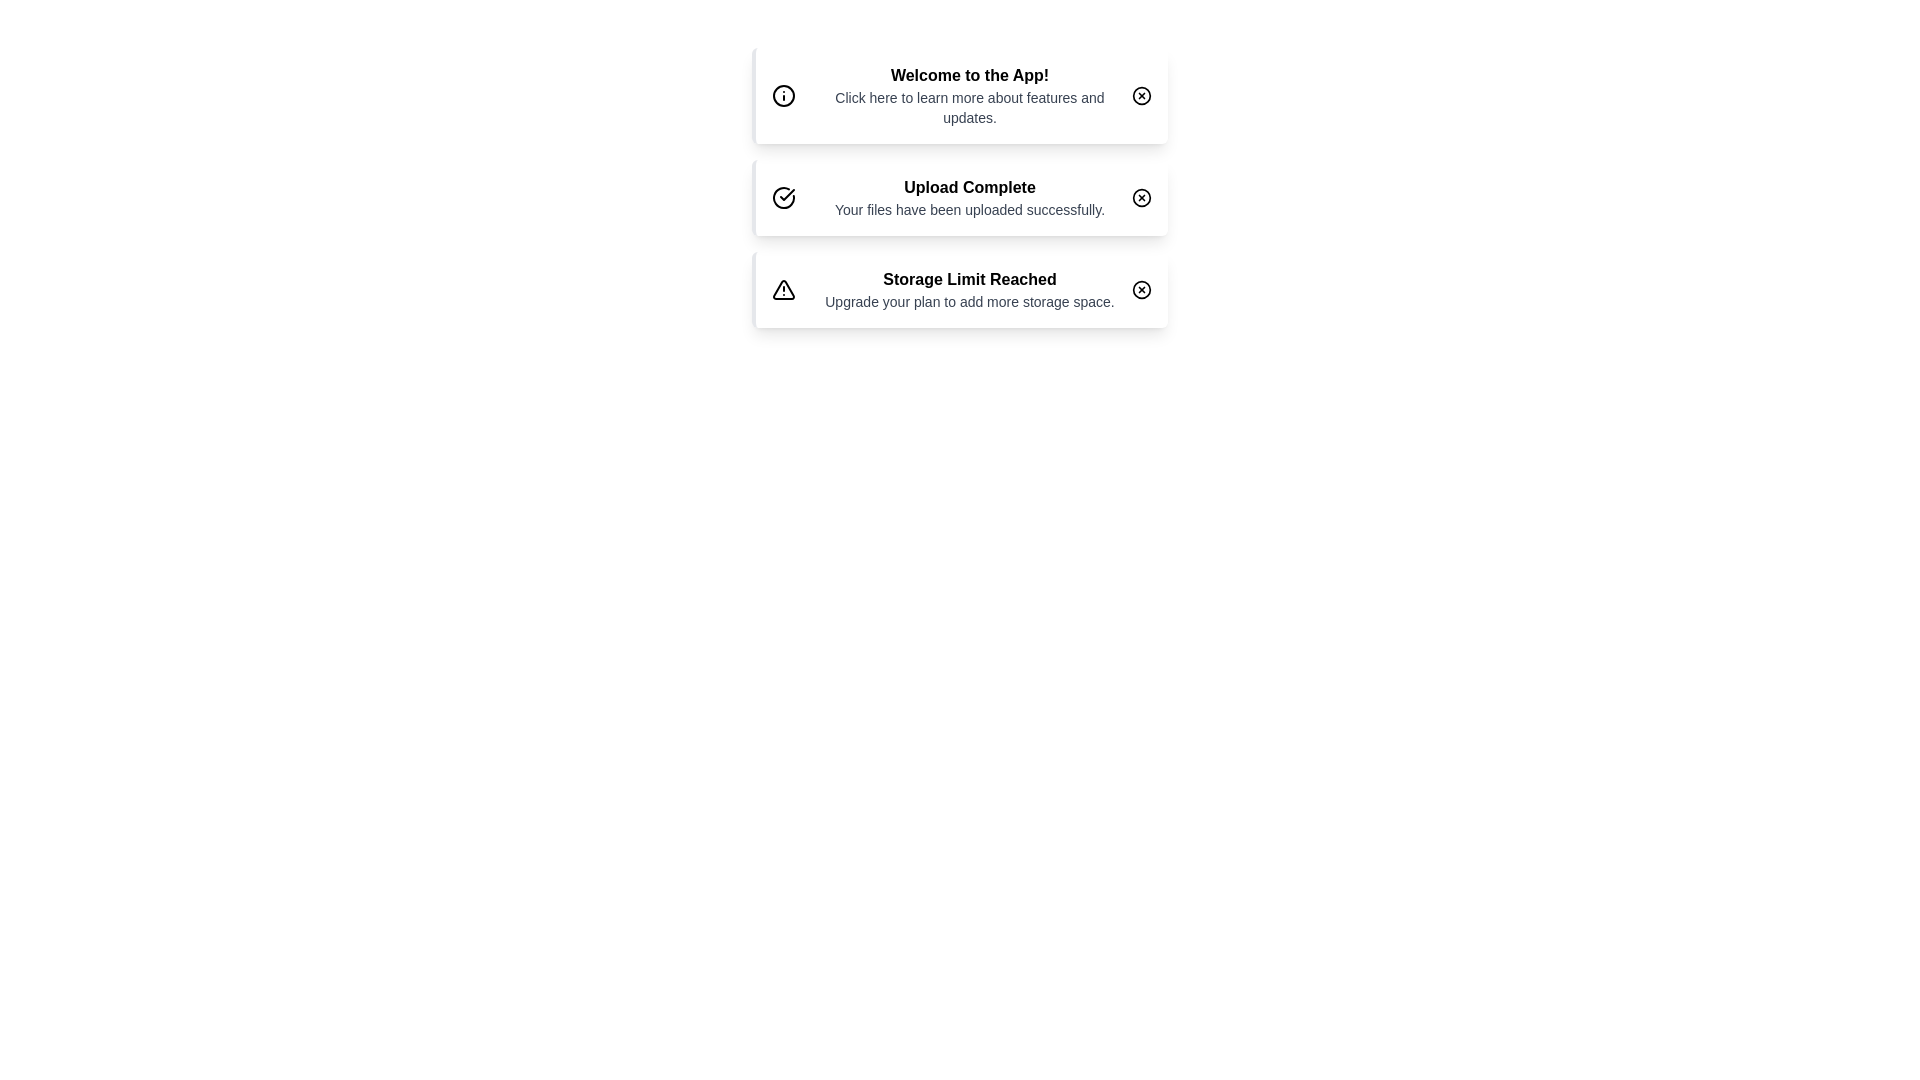  Describe the element at coordinates (969, 108) in the screenshot. I see `the notification text to learn more` at that location.